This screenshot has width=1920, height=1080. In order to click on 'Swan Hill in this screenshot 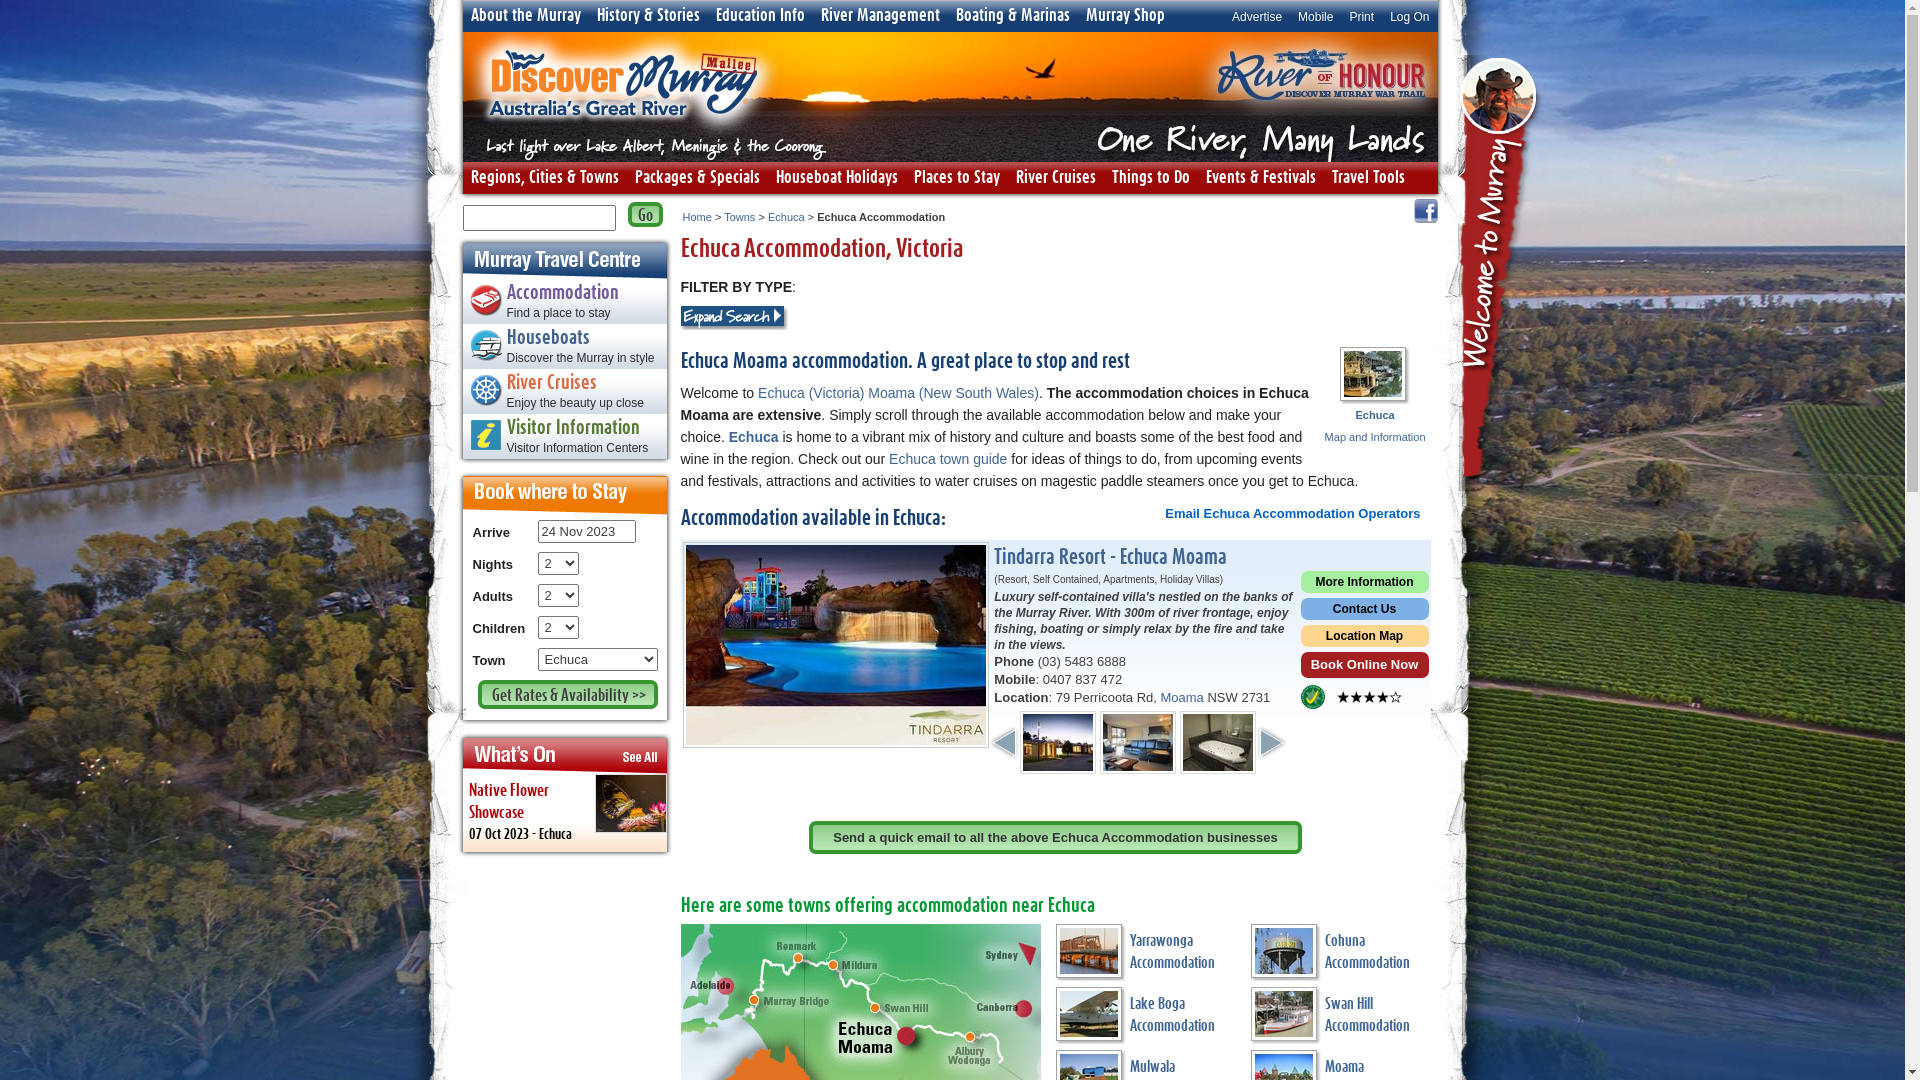, I will do `click(1339, 1018)`.